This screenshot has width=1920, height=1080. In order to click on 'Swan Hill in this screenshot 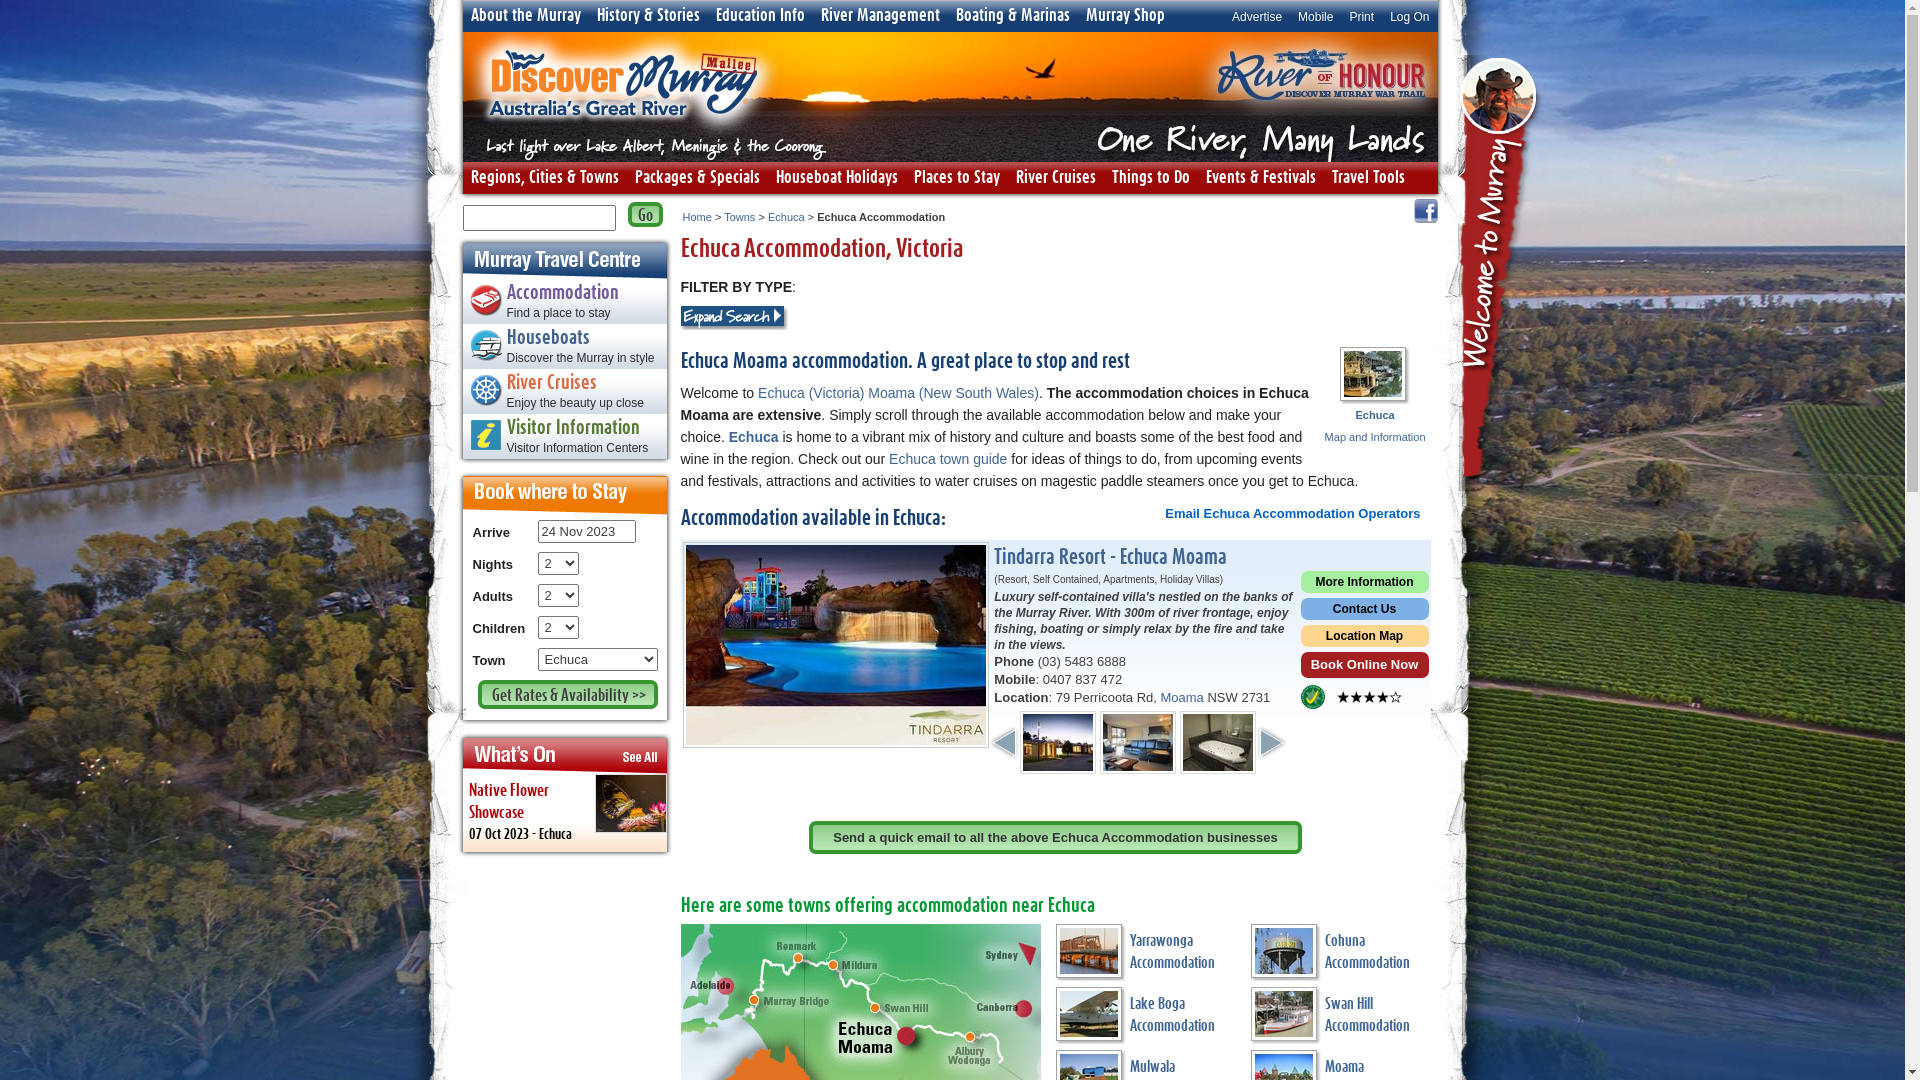, I will do `click(1339, 1018)`.